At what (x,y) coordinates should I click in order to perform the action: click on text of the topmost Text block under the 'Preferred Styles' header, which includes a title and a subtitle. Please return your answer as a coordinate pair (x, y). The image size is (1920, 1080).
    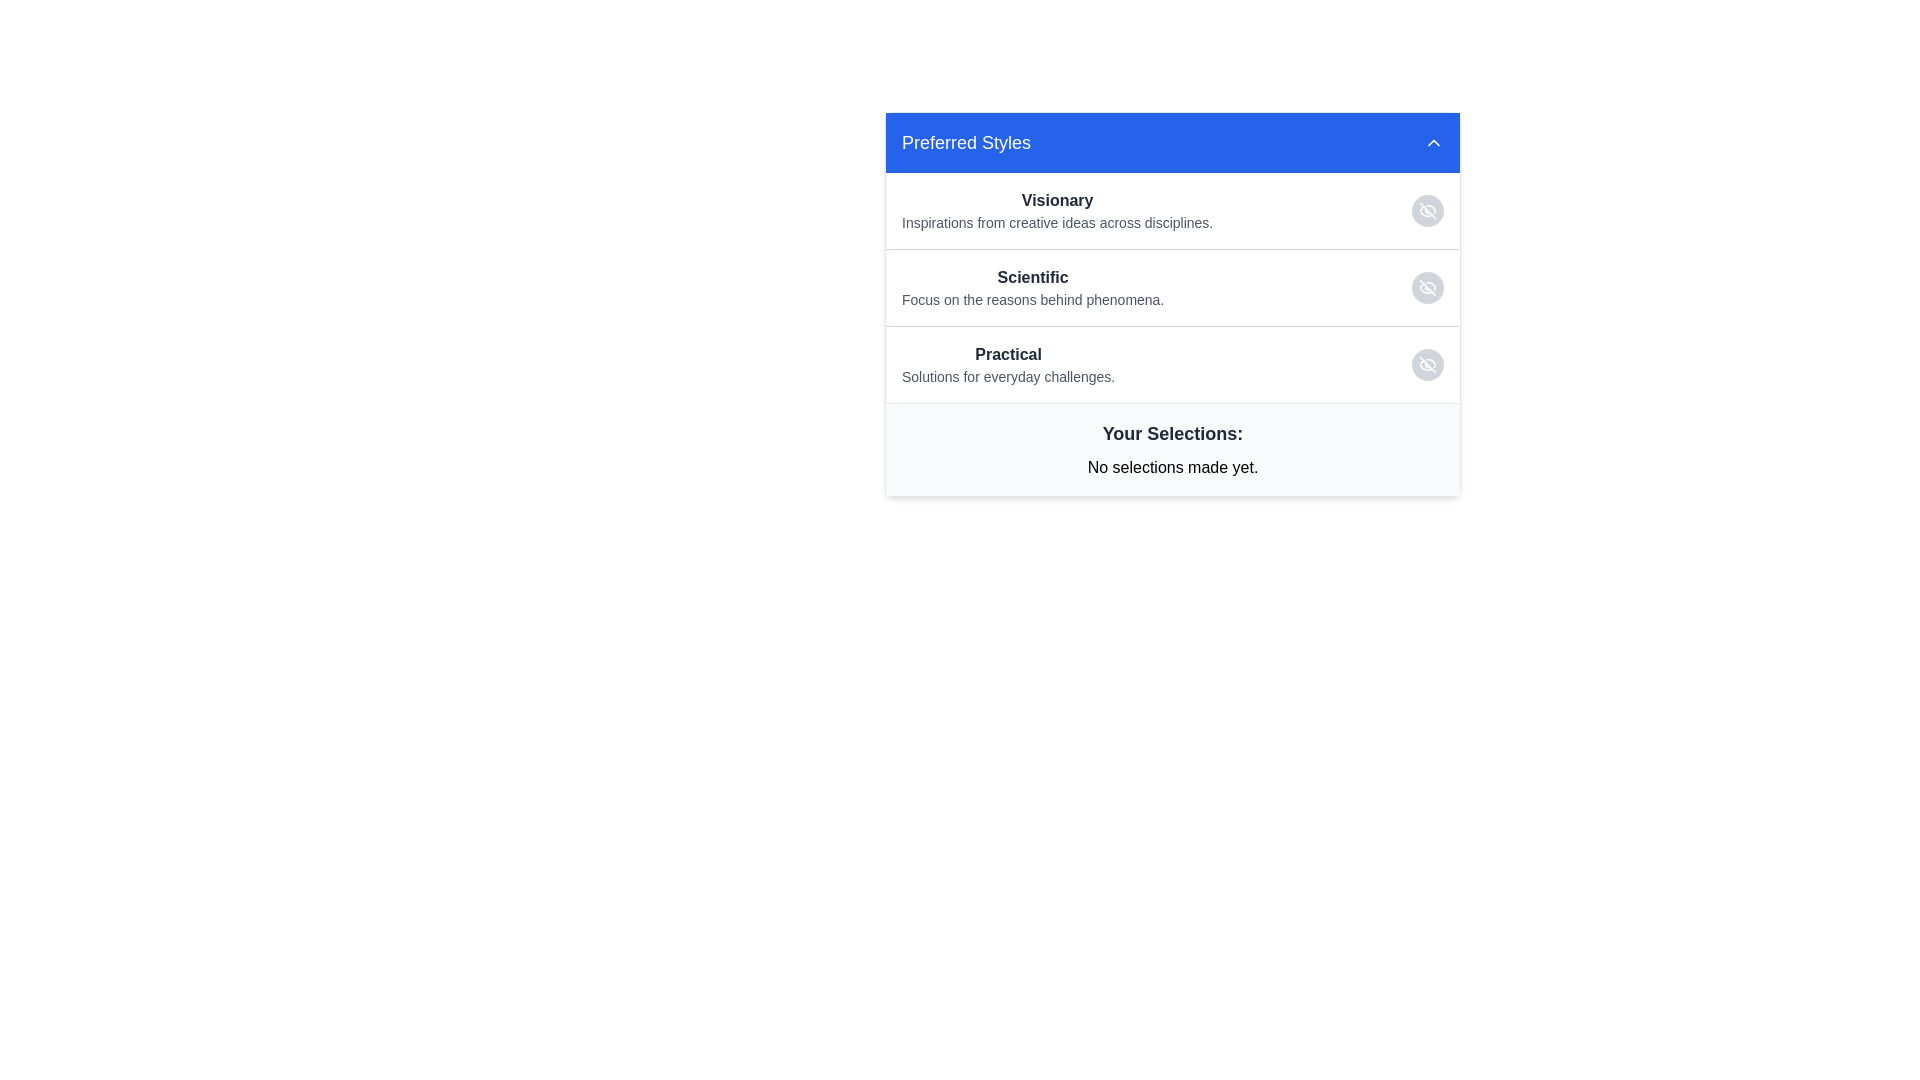
    Looking at the image, I should click on (1056, 211).